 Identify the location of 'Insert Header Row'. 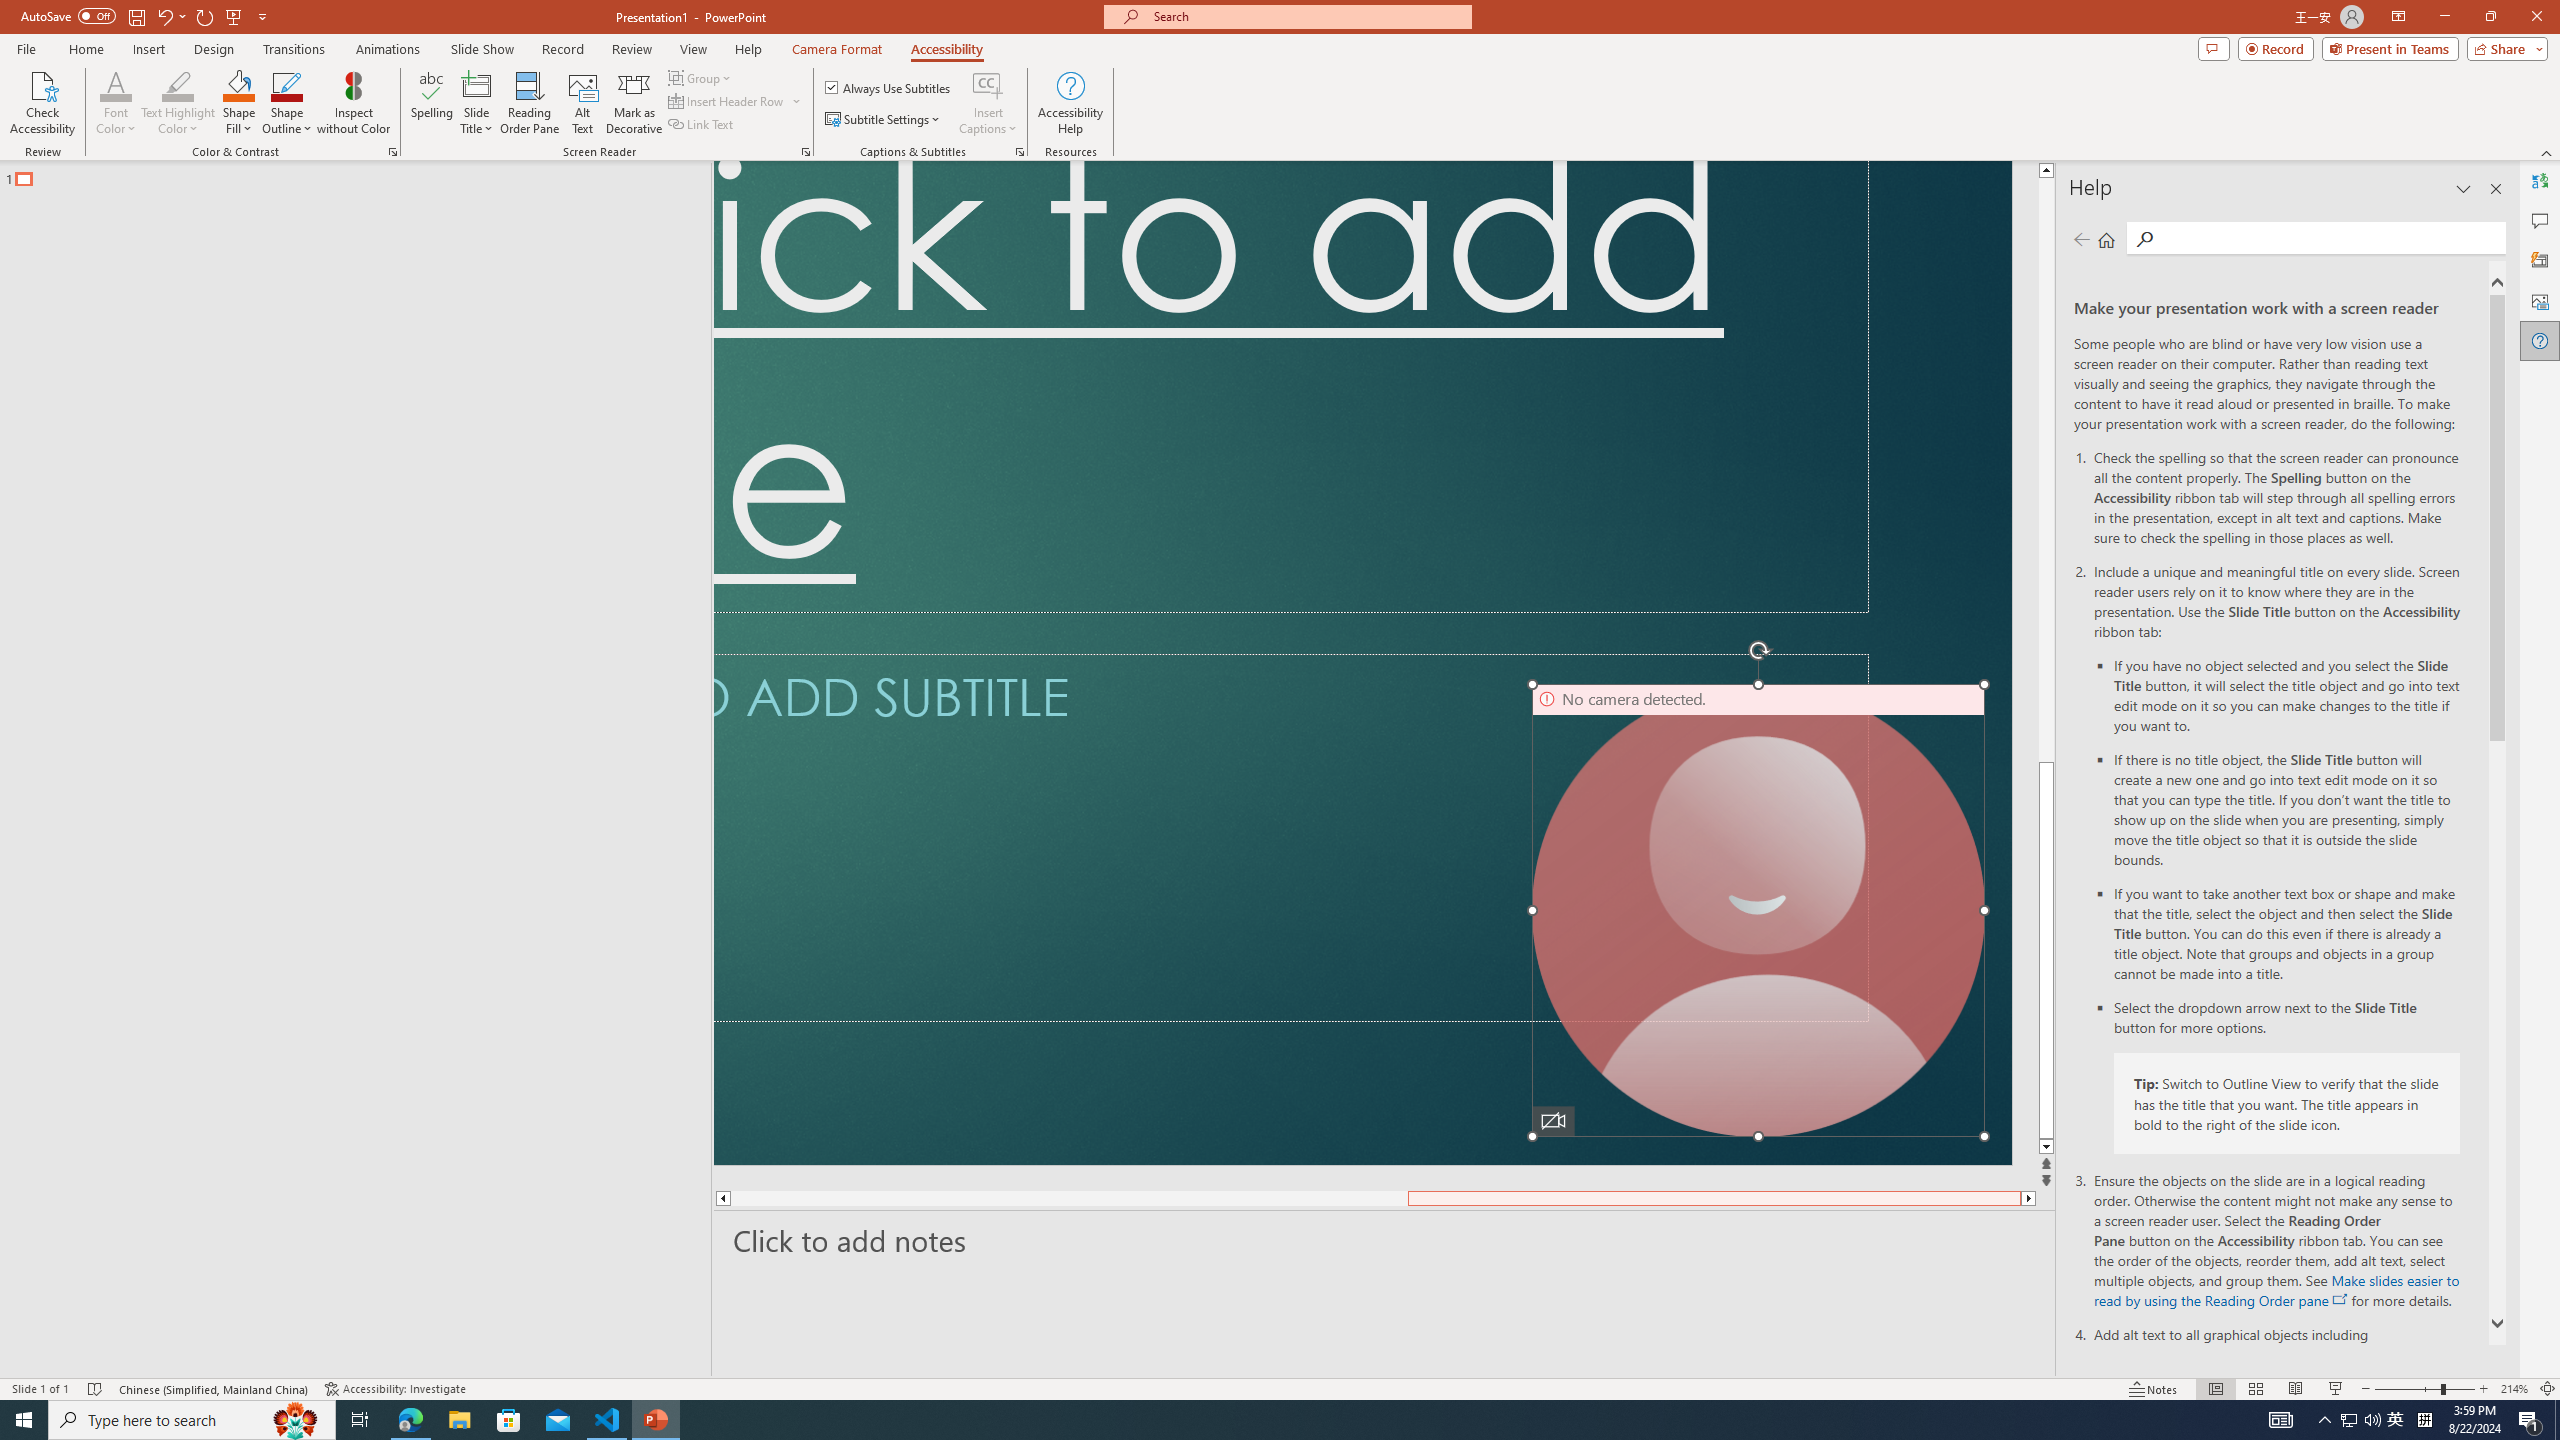
(727, 99).